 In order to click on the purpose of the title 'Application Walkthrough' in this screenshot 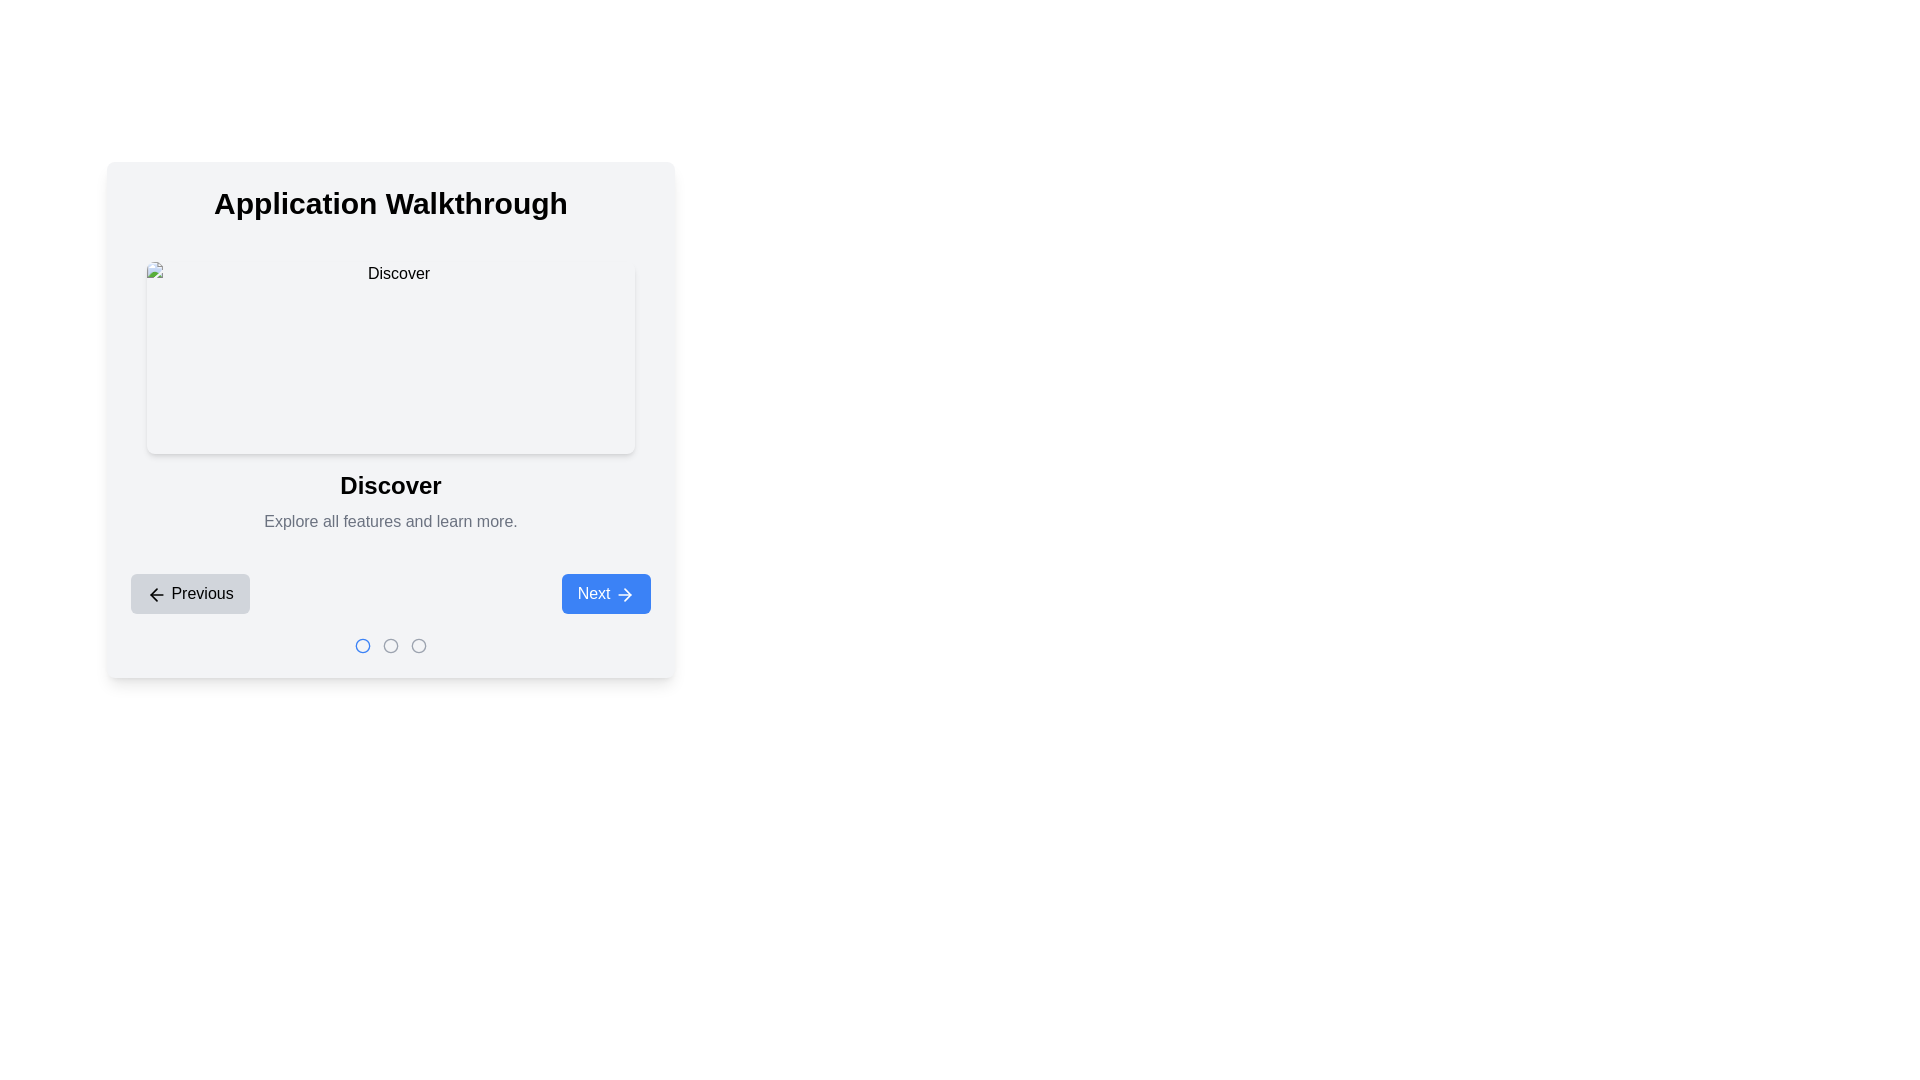, I will do `click(390, 204)`.